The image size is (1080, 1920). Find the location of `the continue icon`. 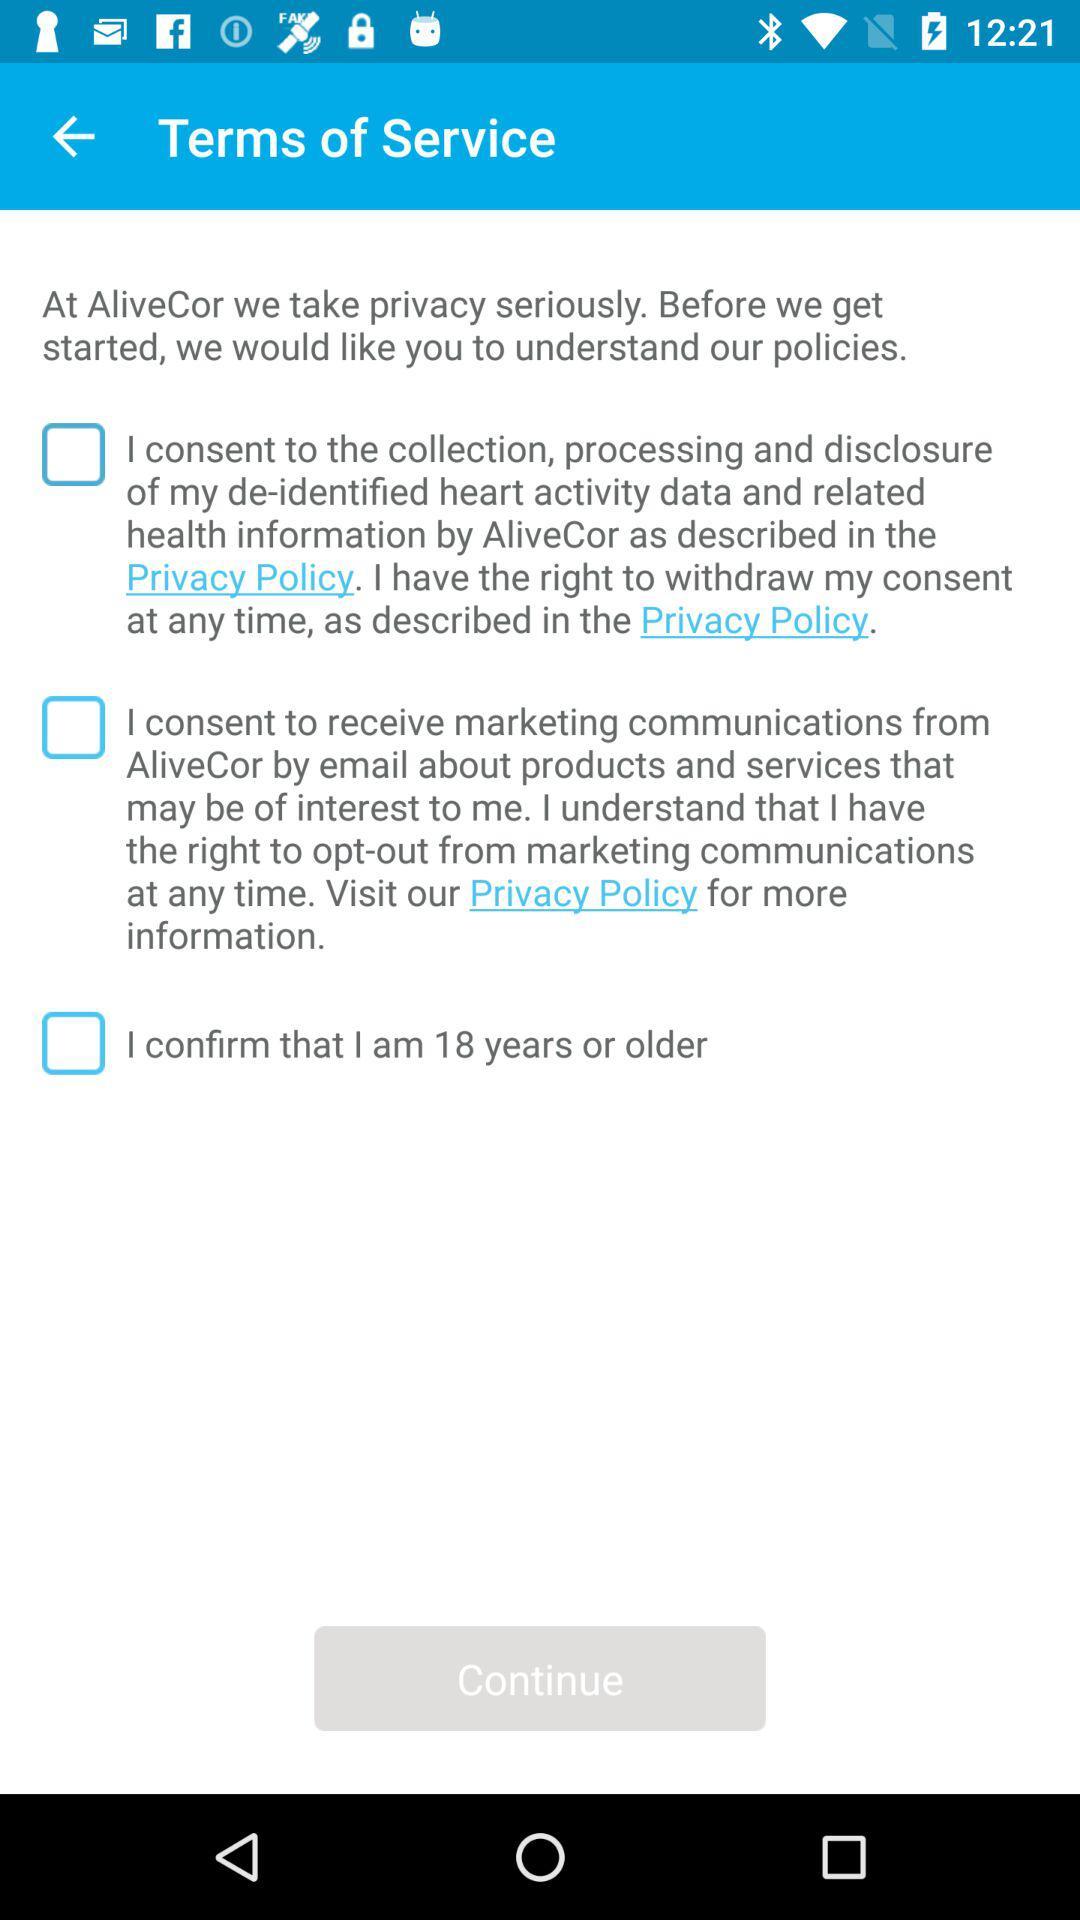

the continue icon is located at coordinates (540, 1678).